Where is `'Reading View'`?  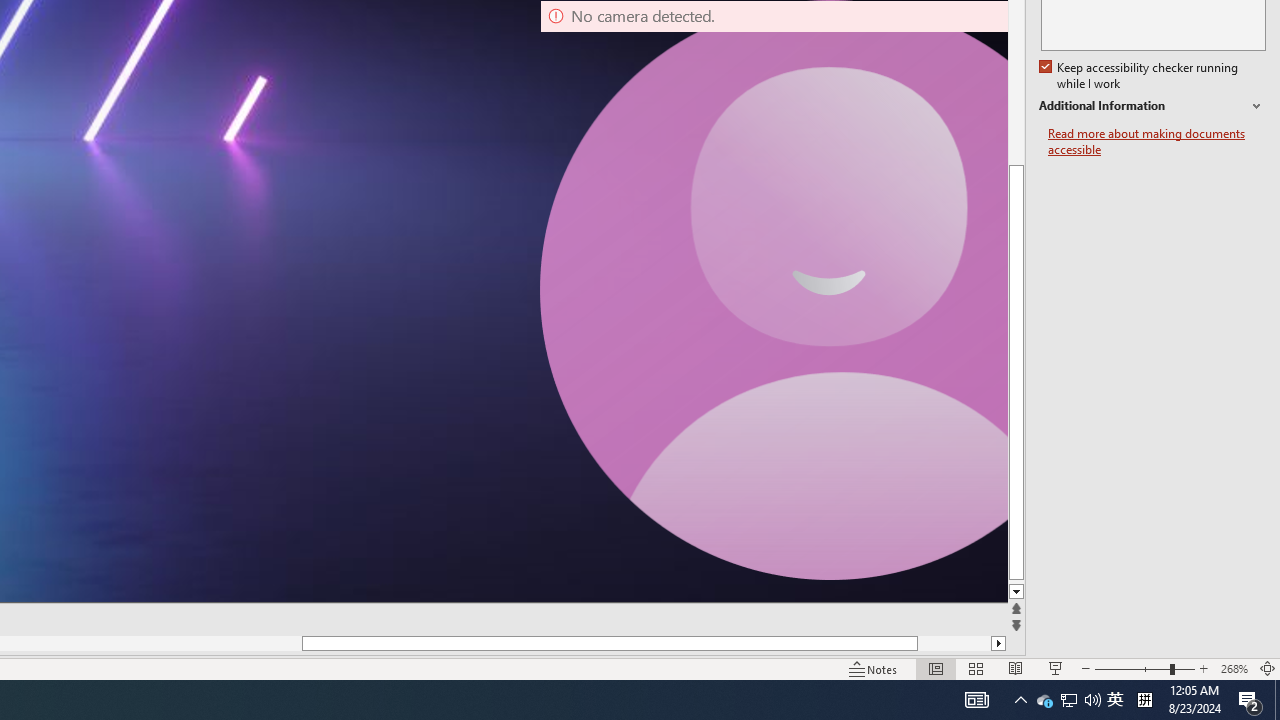 'Reading View' is located at coordinates (1015, 669).